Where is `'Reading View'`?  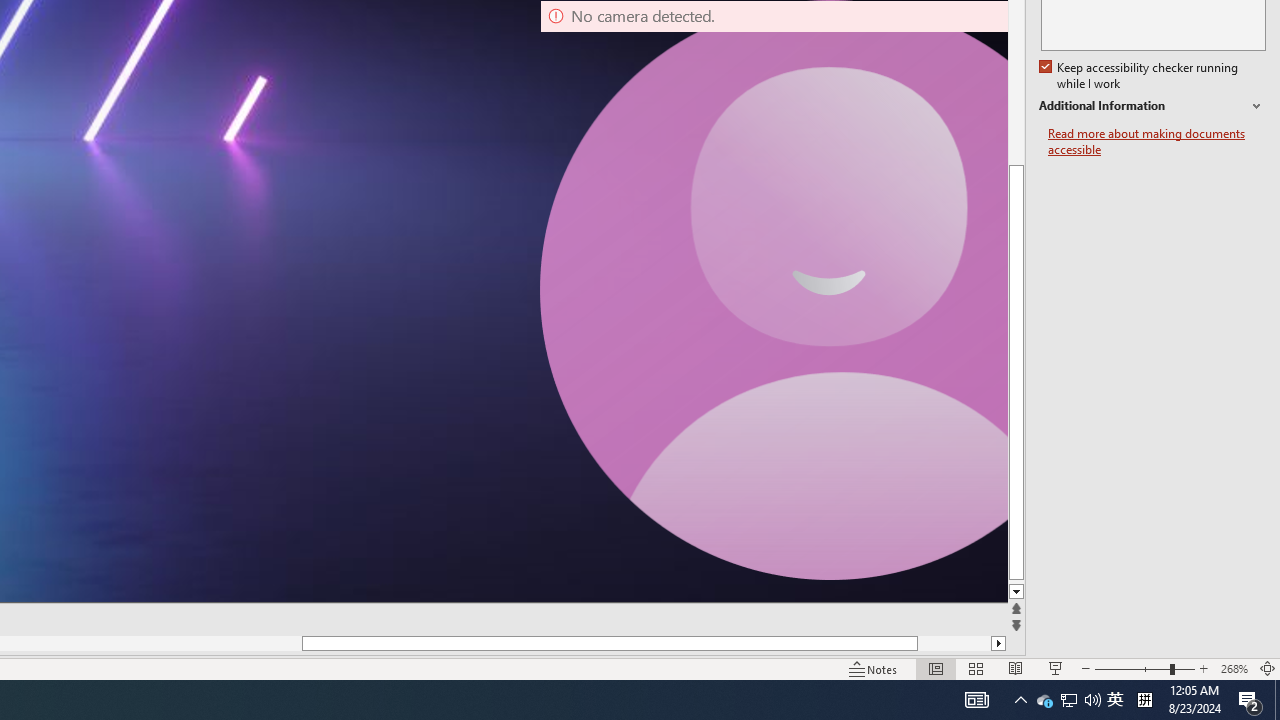 'Reading View' is located at coordinates (1015, 669).